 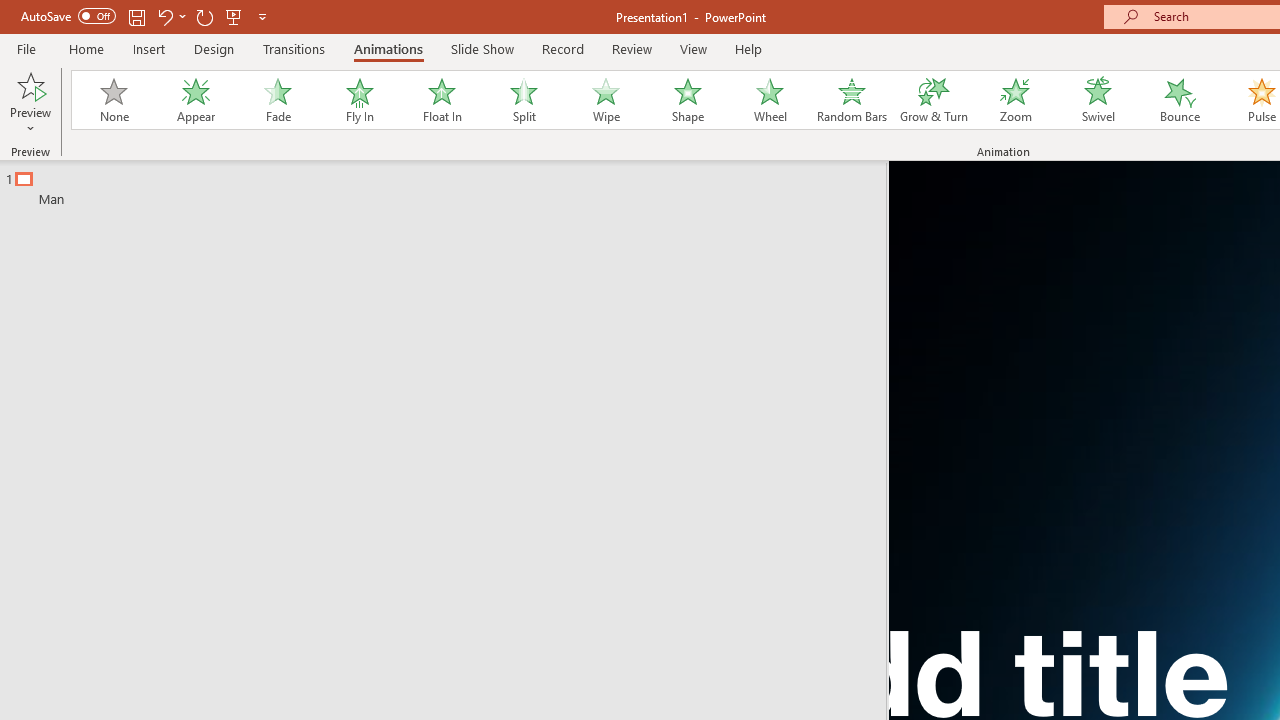 What do you see at coordinates (359, 100) in the screenshot?
I see `'Fly In'` at bounding box center [359, 100].